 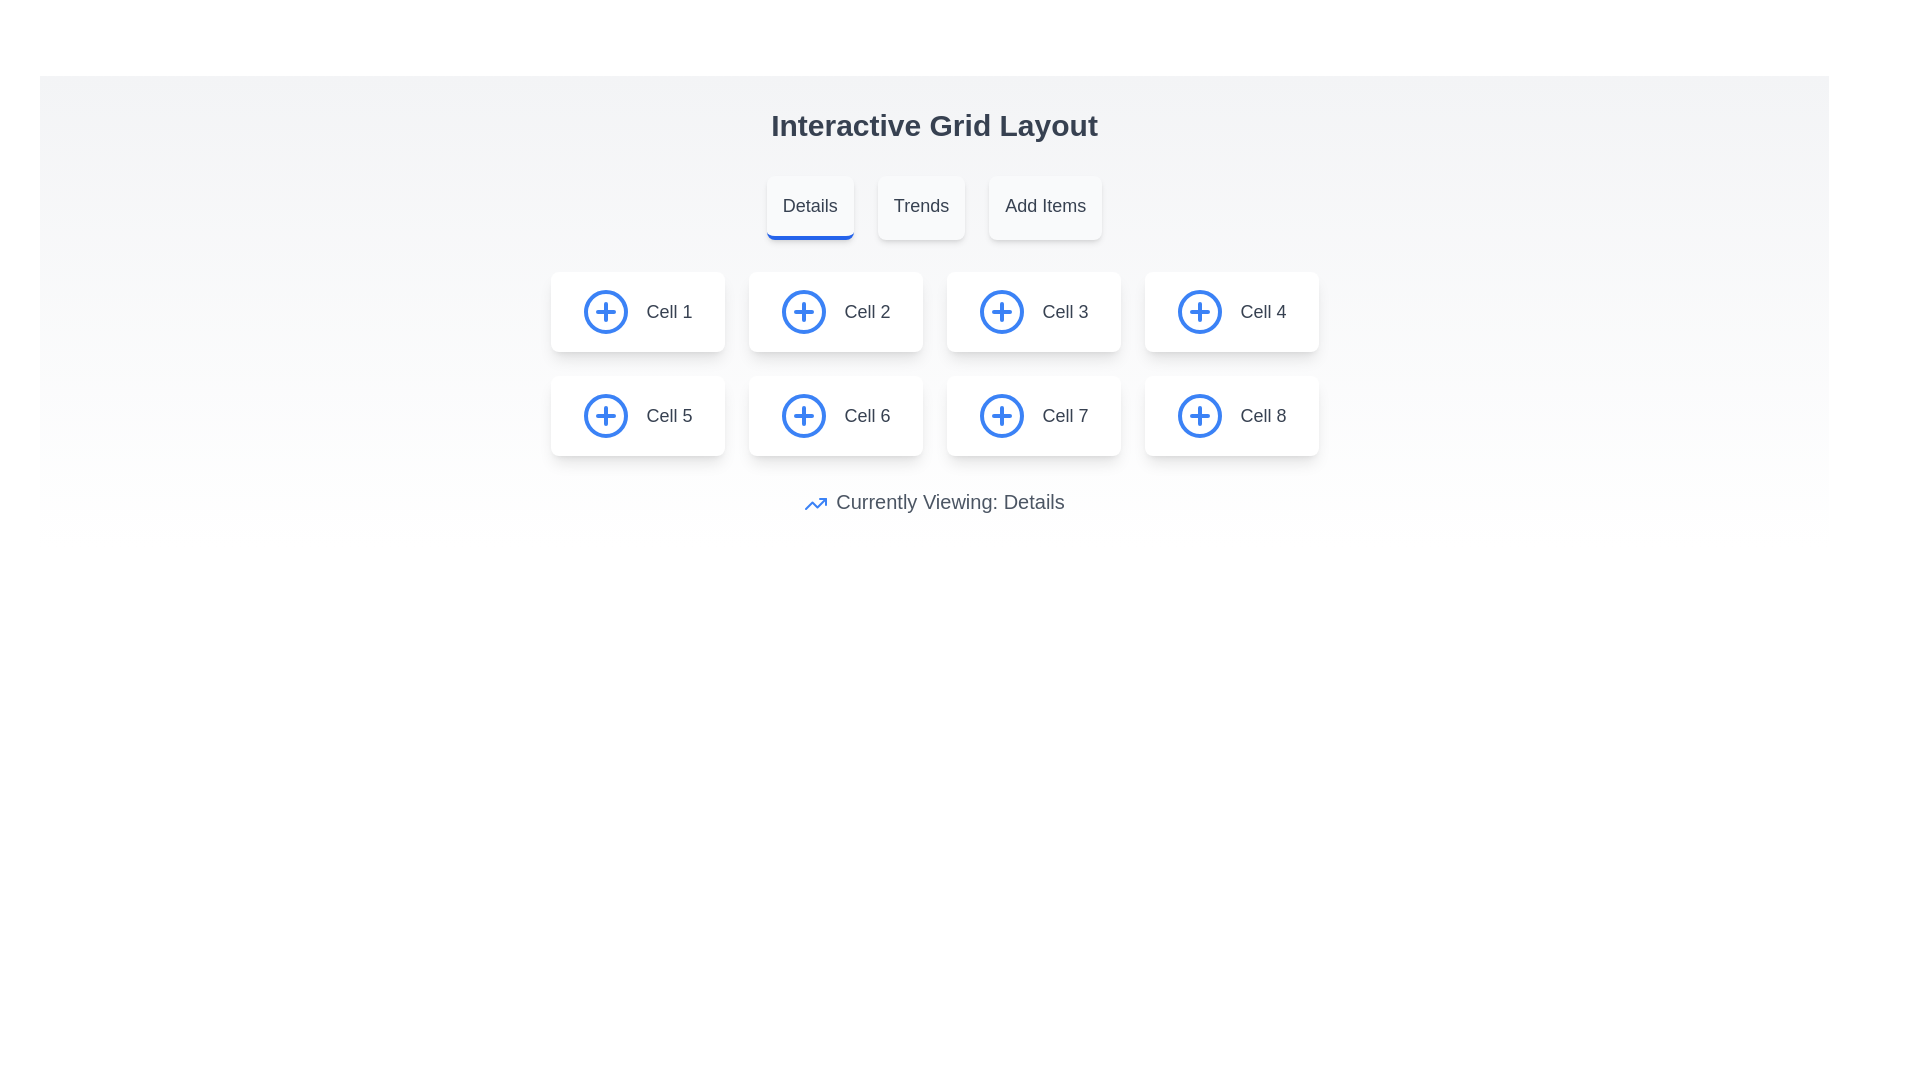 What do you see at coordinates (810, 205) in the screenshot?
I see `the text label displaying 'Details', which is centrally aligned, bolded, and gray-colored, located in the top-center section of the interface` at bounding box center [810, 205].